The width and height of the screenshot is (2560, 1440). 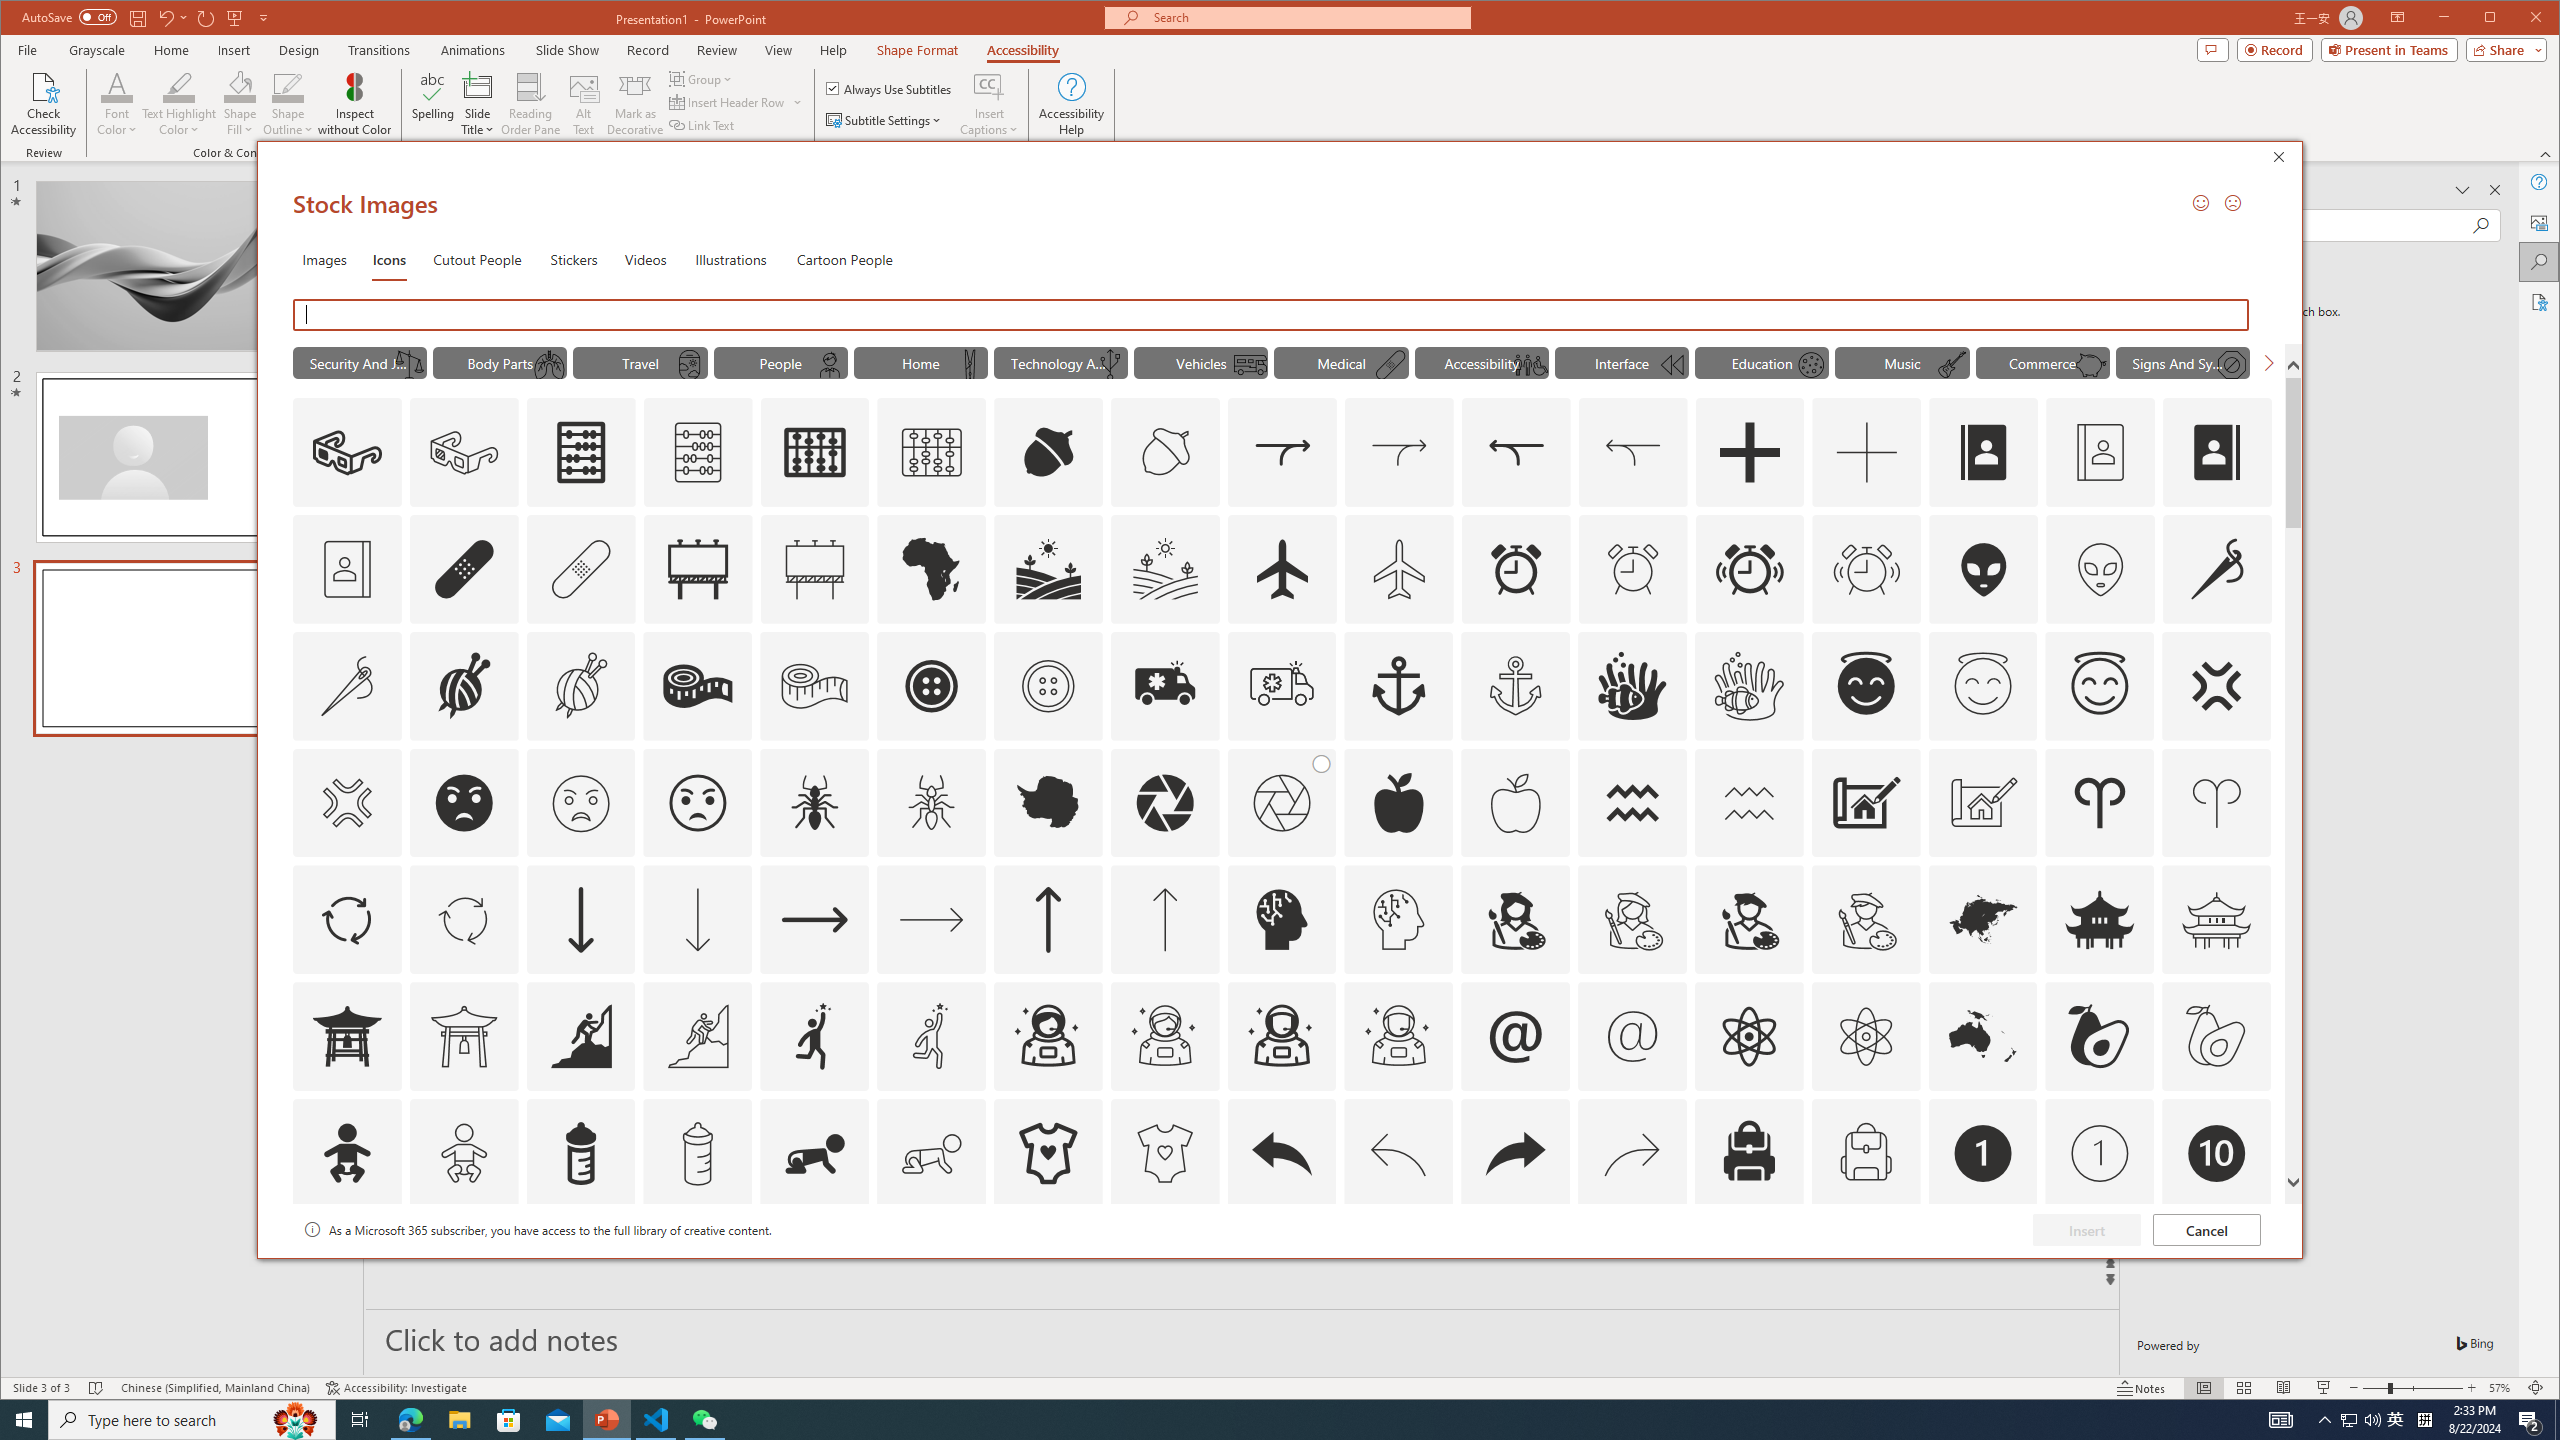 I want to click on 'AutomationID: Icons_AlterationsTailoring2', so click(x=697, y=685).